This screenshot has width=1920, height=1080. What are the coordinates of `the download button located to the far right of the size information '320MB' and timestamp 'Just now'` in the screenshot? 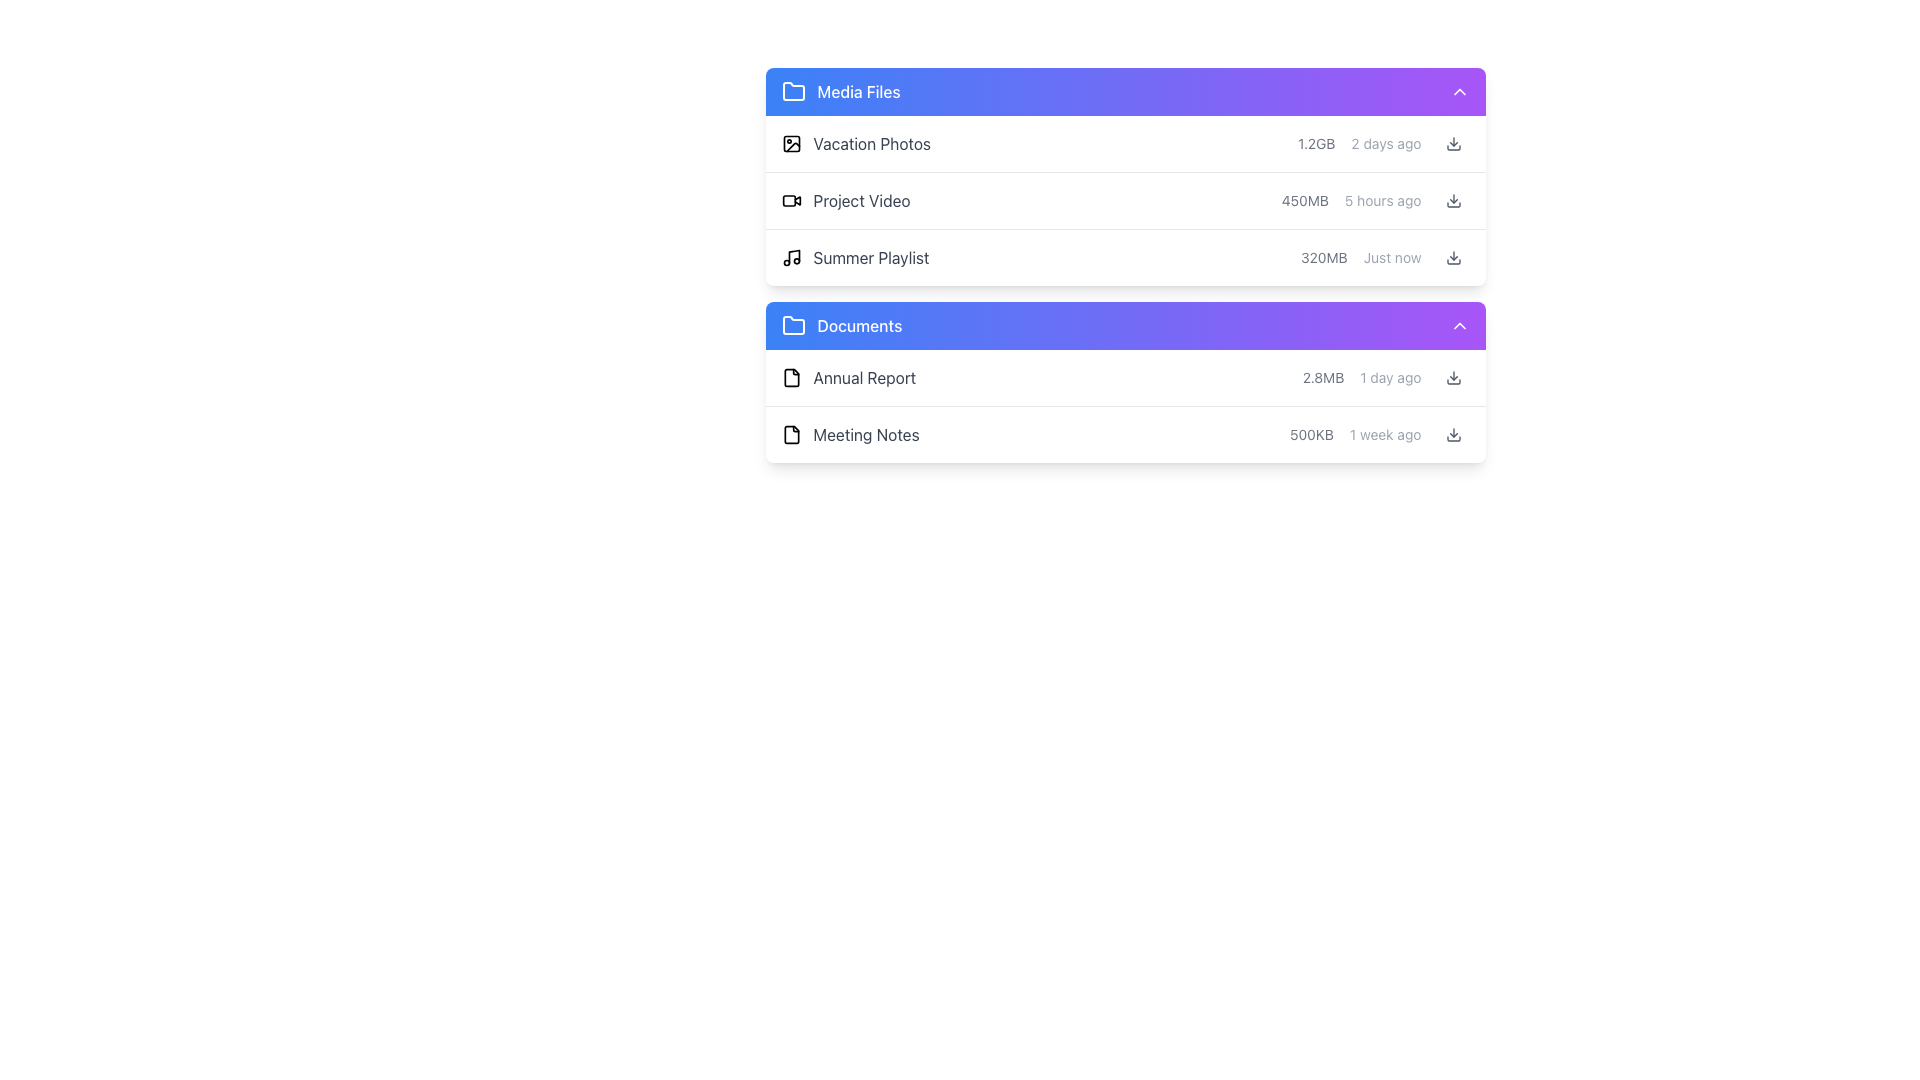 It's located at (1453, 257).